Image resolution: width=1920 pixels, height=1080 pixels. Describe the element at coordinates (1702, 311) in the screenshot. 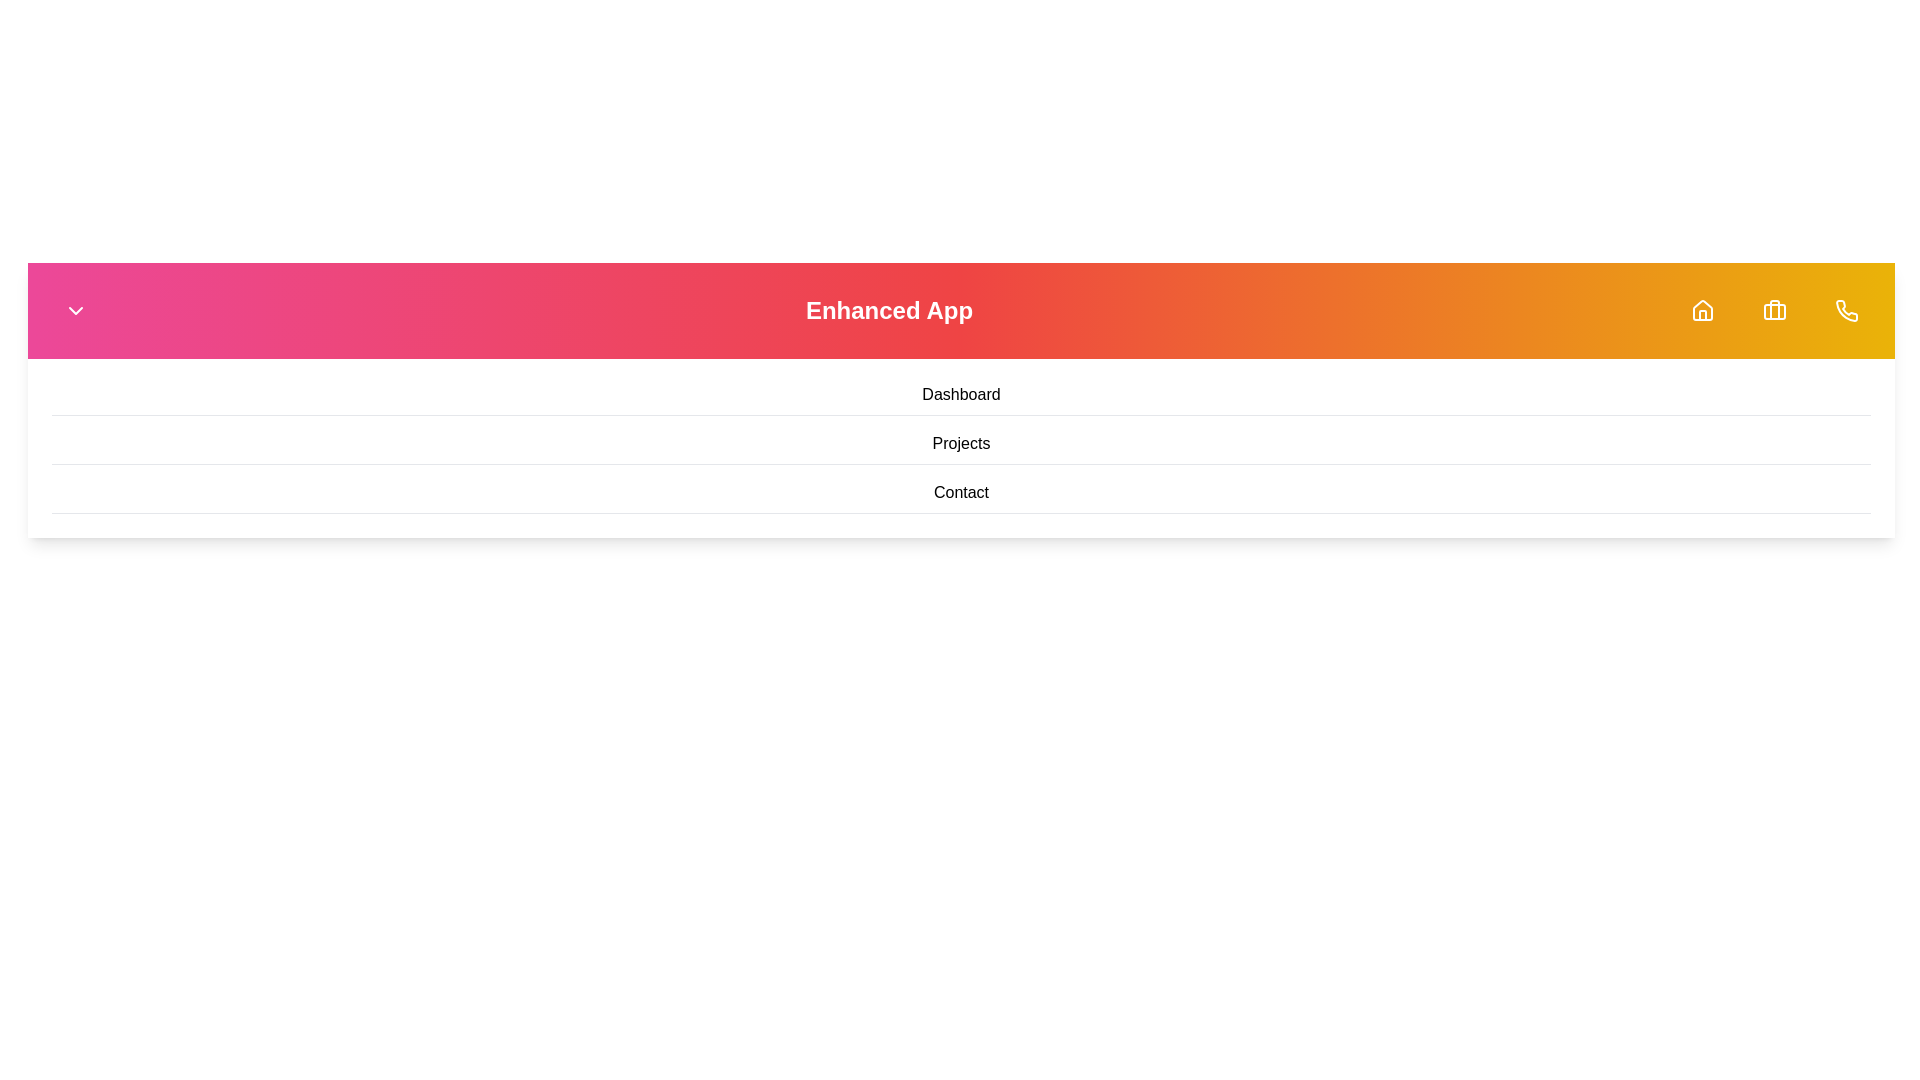

I see `the navigation icon corresponding to Home` at that location.